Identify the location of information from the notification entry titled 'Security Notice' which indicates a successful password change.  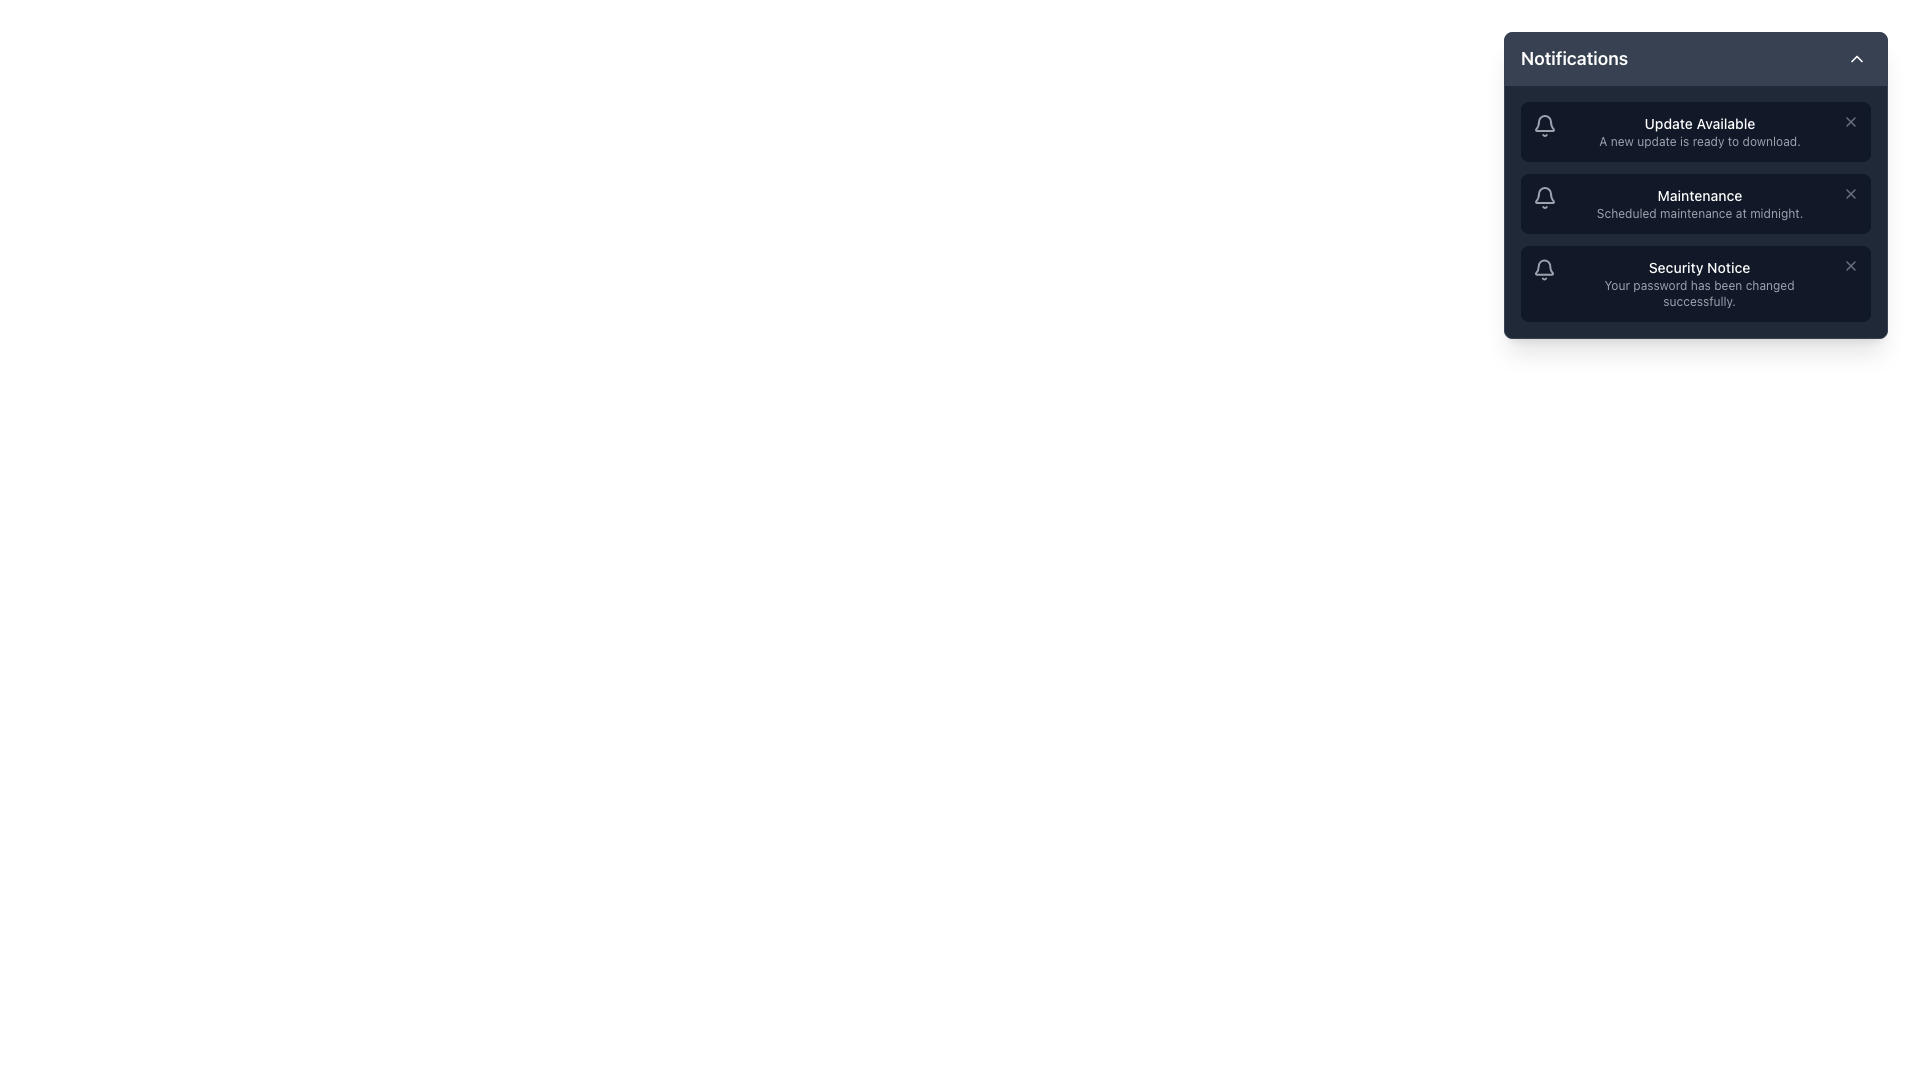
(1698, 284).